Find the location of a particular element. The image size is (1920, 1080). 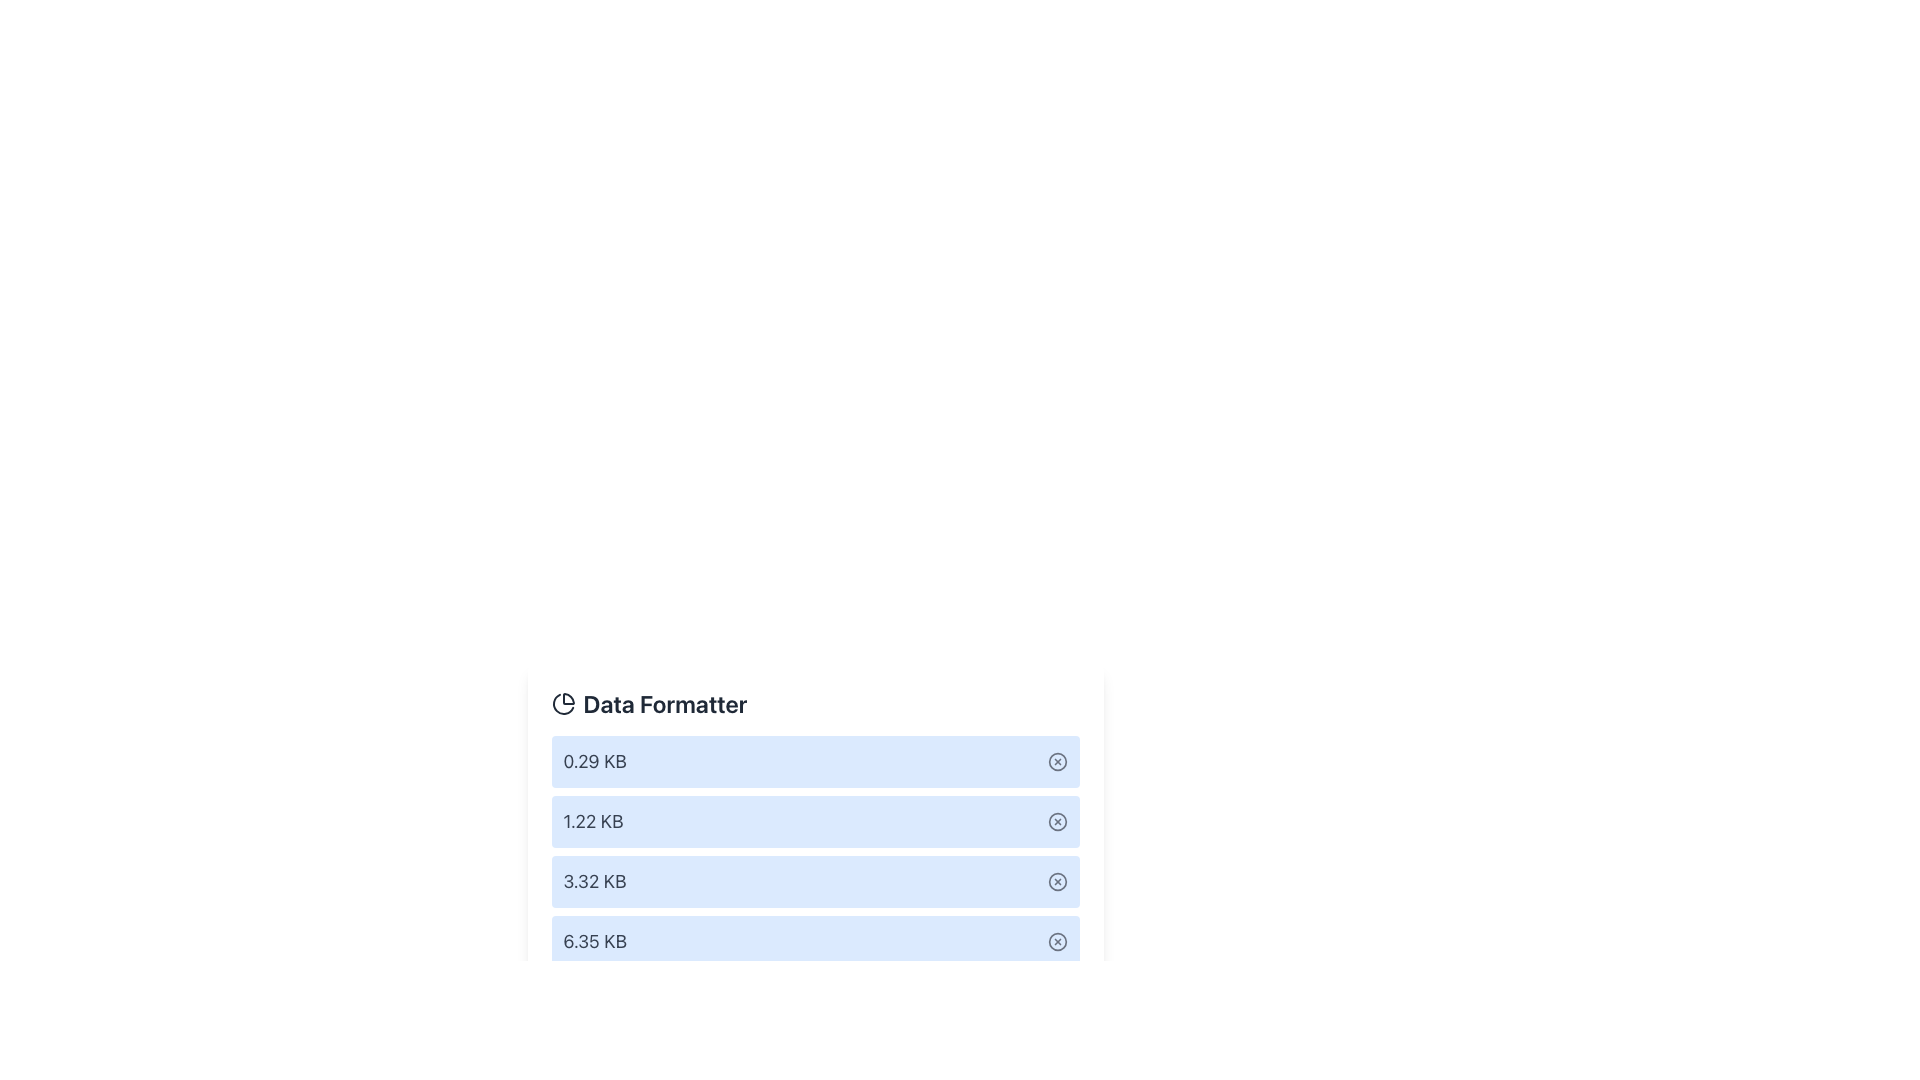

the circular close icon element with a dark gray outline located in the bottom-right corner of the interface is located at coordinates (1056, 941).